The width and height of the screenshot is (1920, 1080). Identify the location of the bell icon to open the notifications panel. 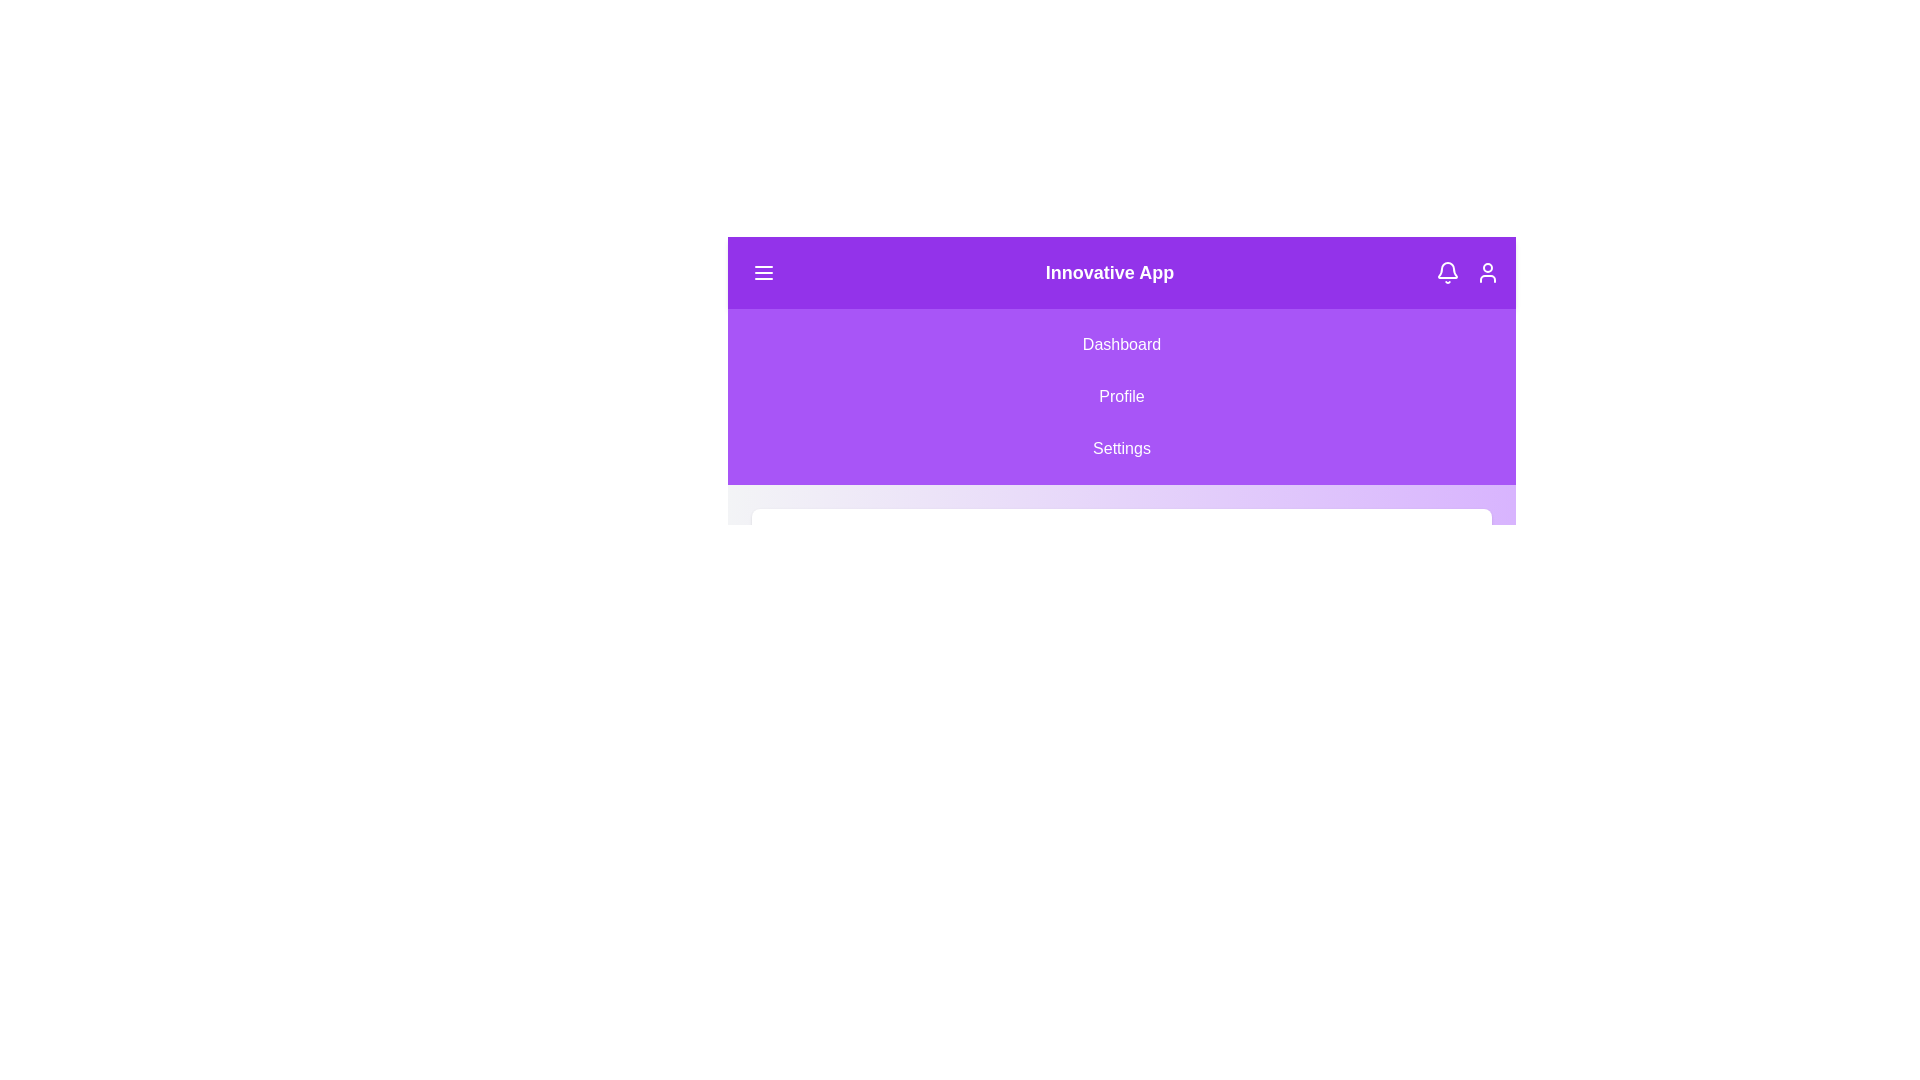
(1448, 273).